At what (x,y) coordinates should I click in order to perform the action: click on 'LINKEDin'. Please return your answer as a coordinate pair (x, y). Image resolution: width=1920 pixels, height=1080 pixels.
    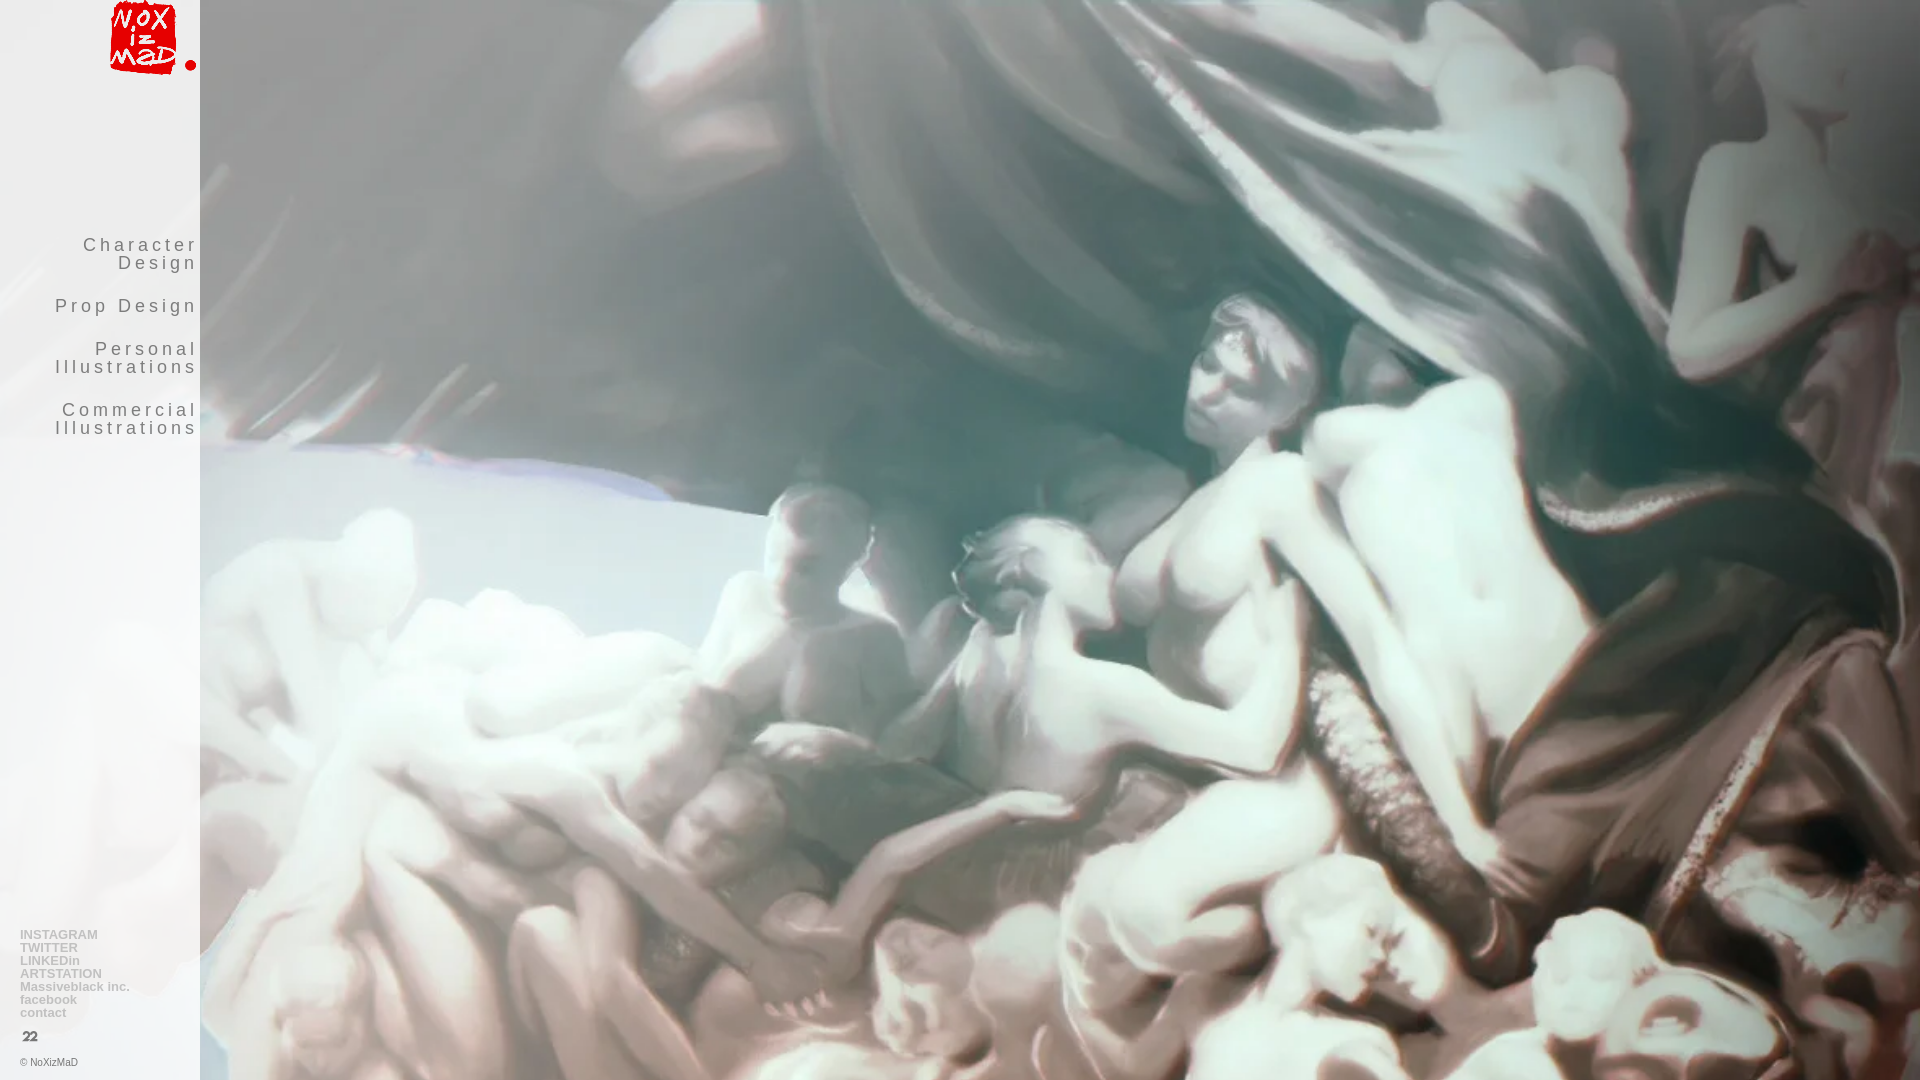
    Looking at the image, I should click on (19, 959).